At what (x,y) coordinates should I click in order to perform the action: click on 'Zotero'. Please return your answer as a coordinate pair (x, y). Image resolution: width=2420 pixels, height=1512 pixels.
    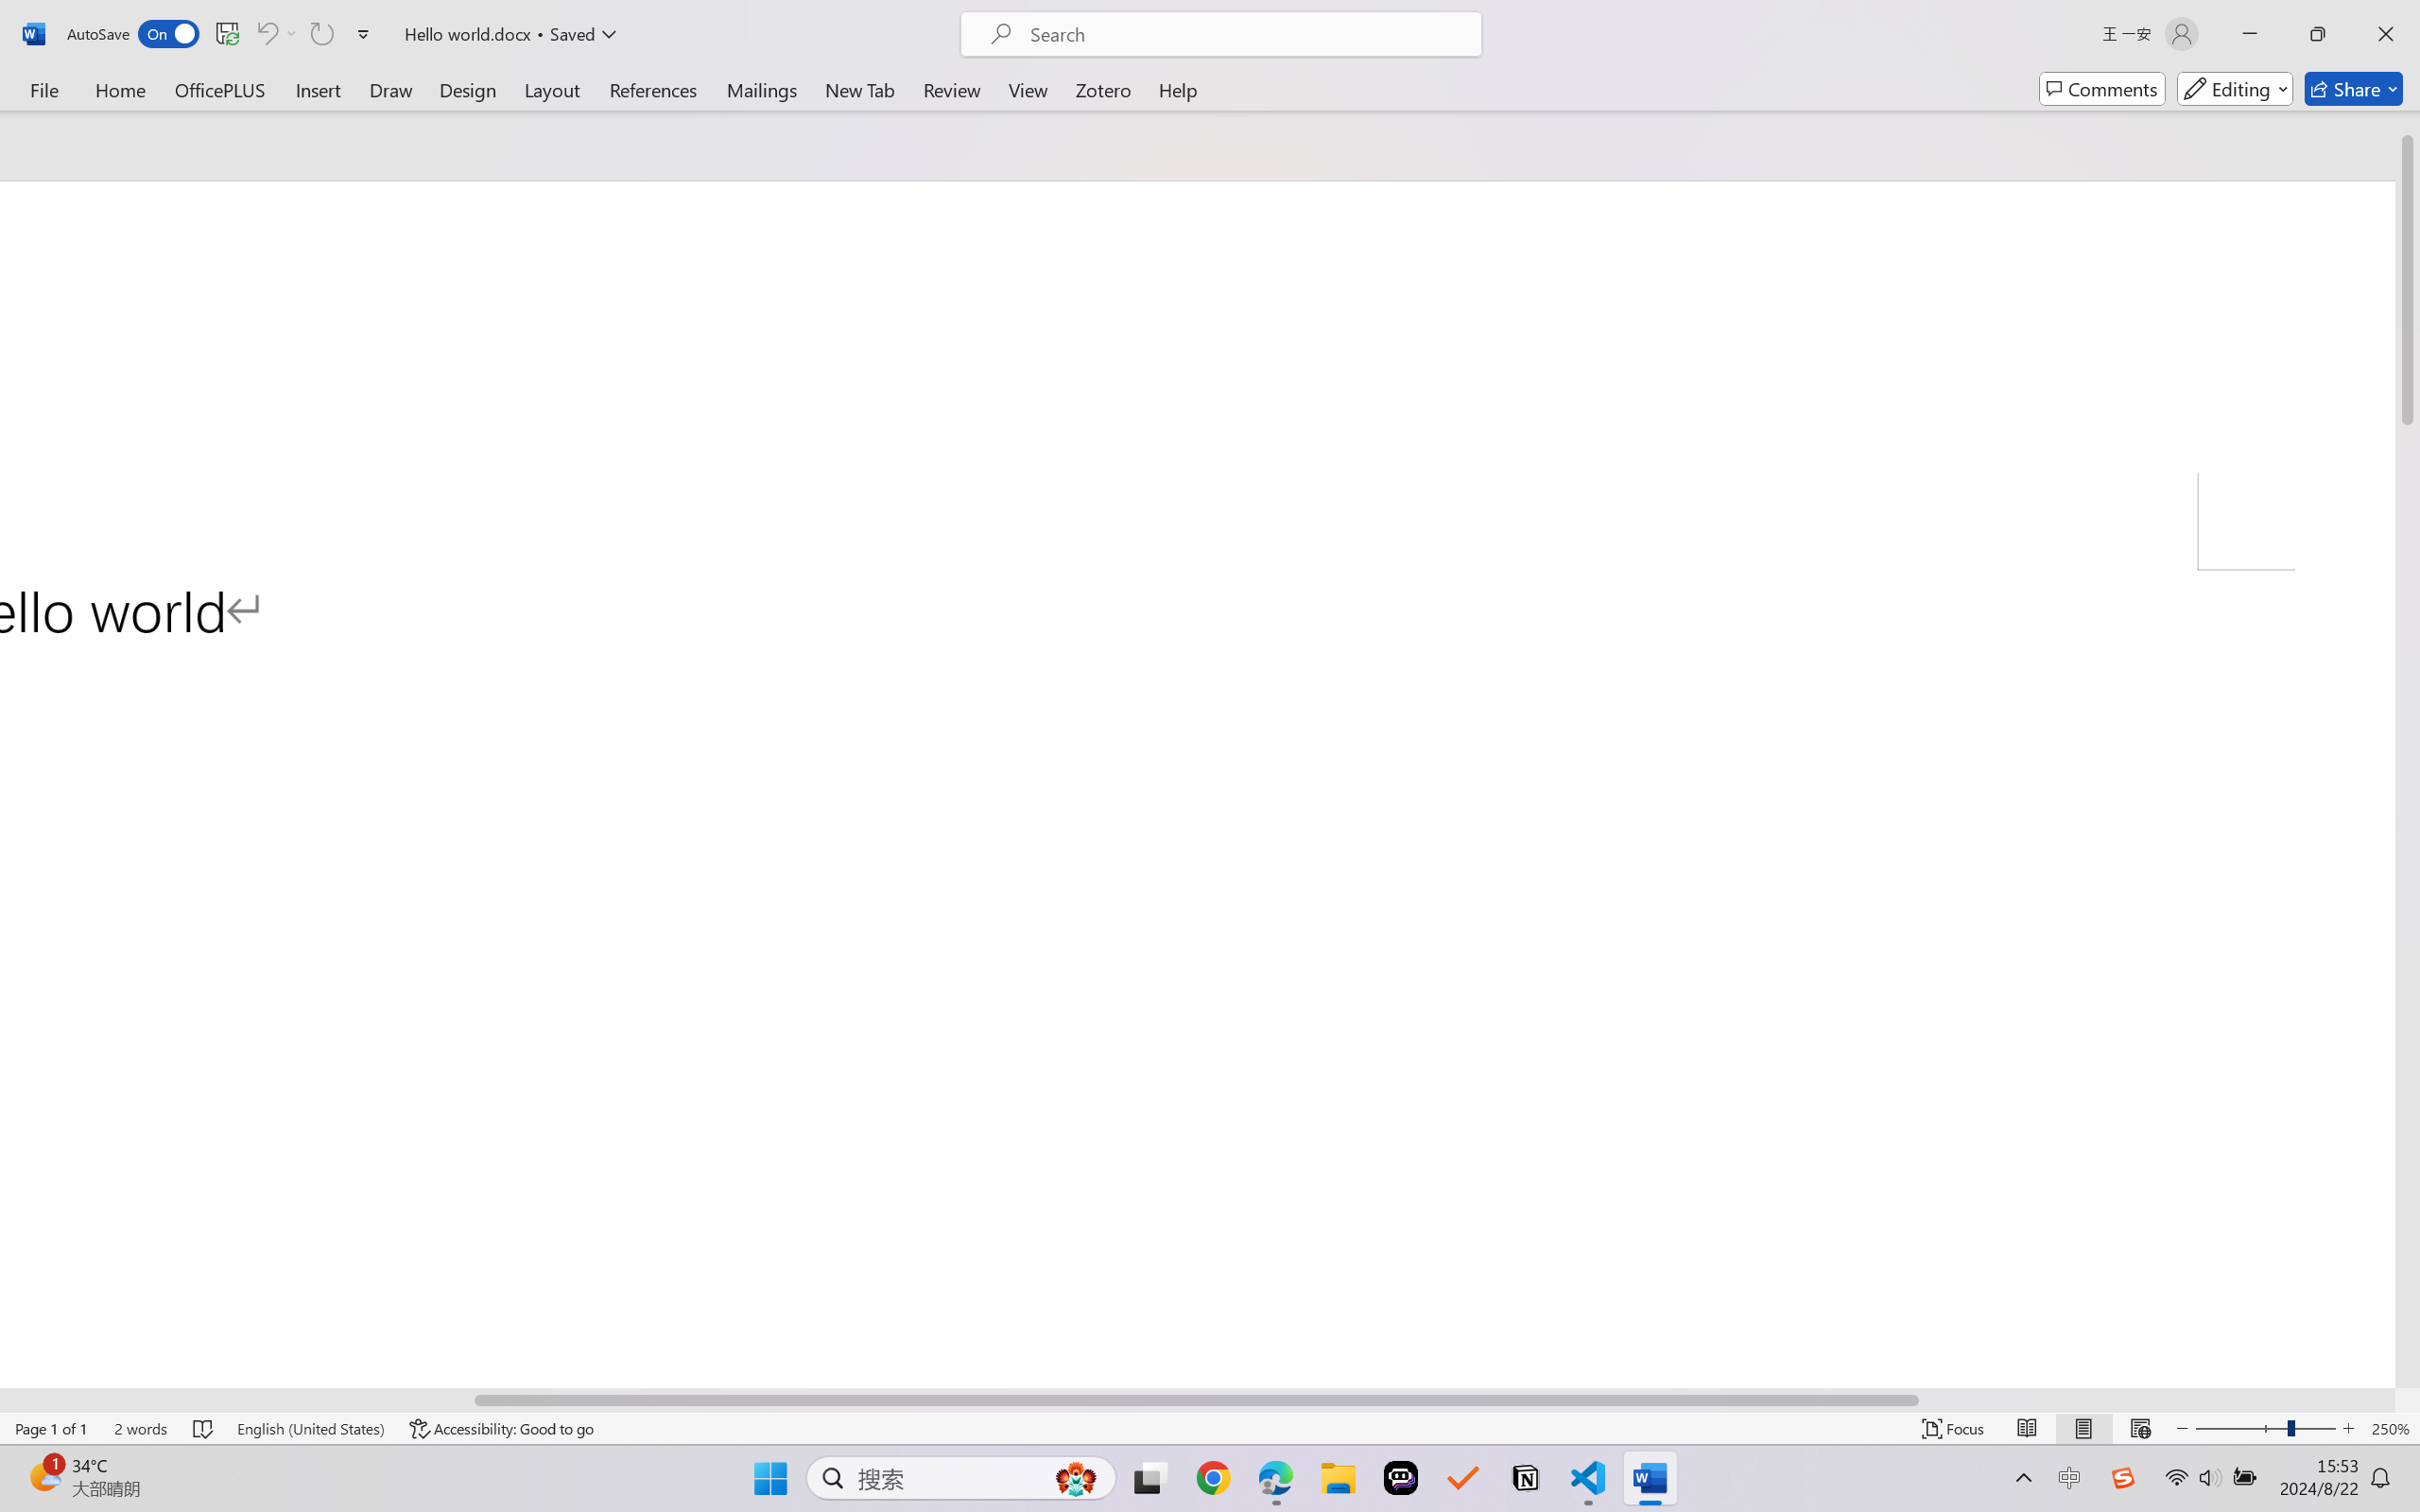
    Looking at the image, I should click on (1102, 88).